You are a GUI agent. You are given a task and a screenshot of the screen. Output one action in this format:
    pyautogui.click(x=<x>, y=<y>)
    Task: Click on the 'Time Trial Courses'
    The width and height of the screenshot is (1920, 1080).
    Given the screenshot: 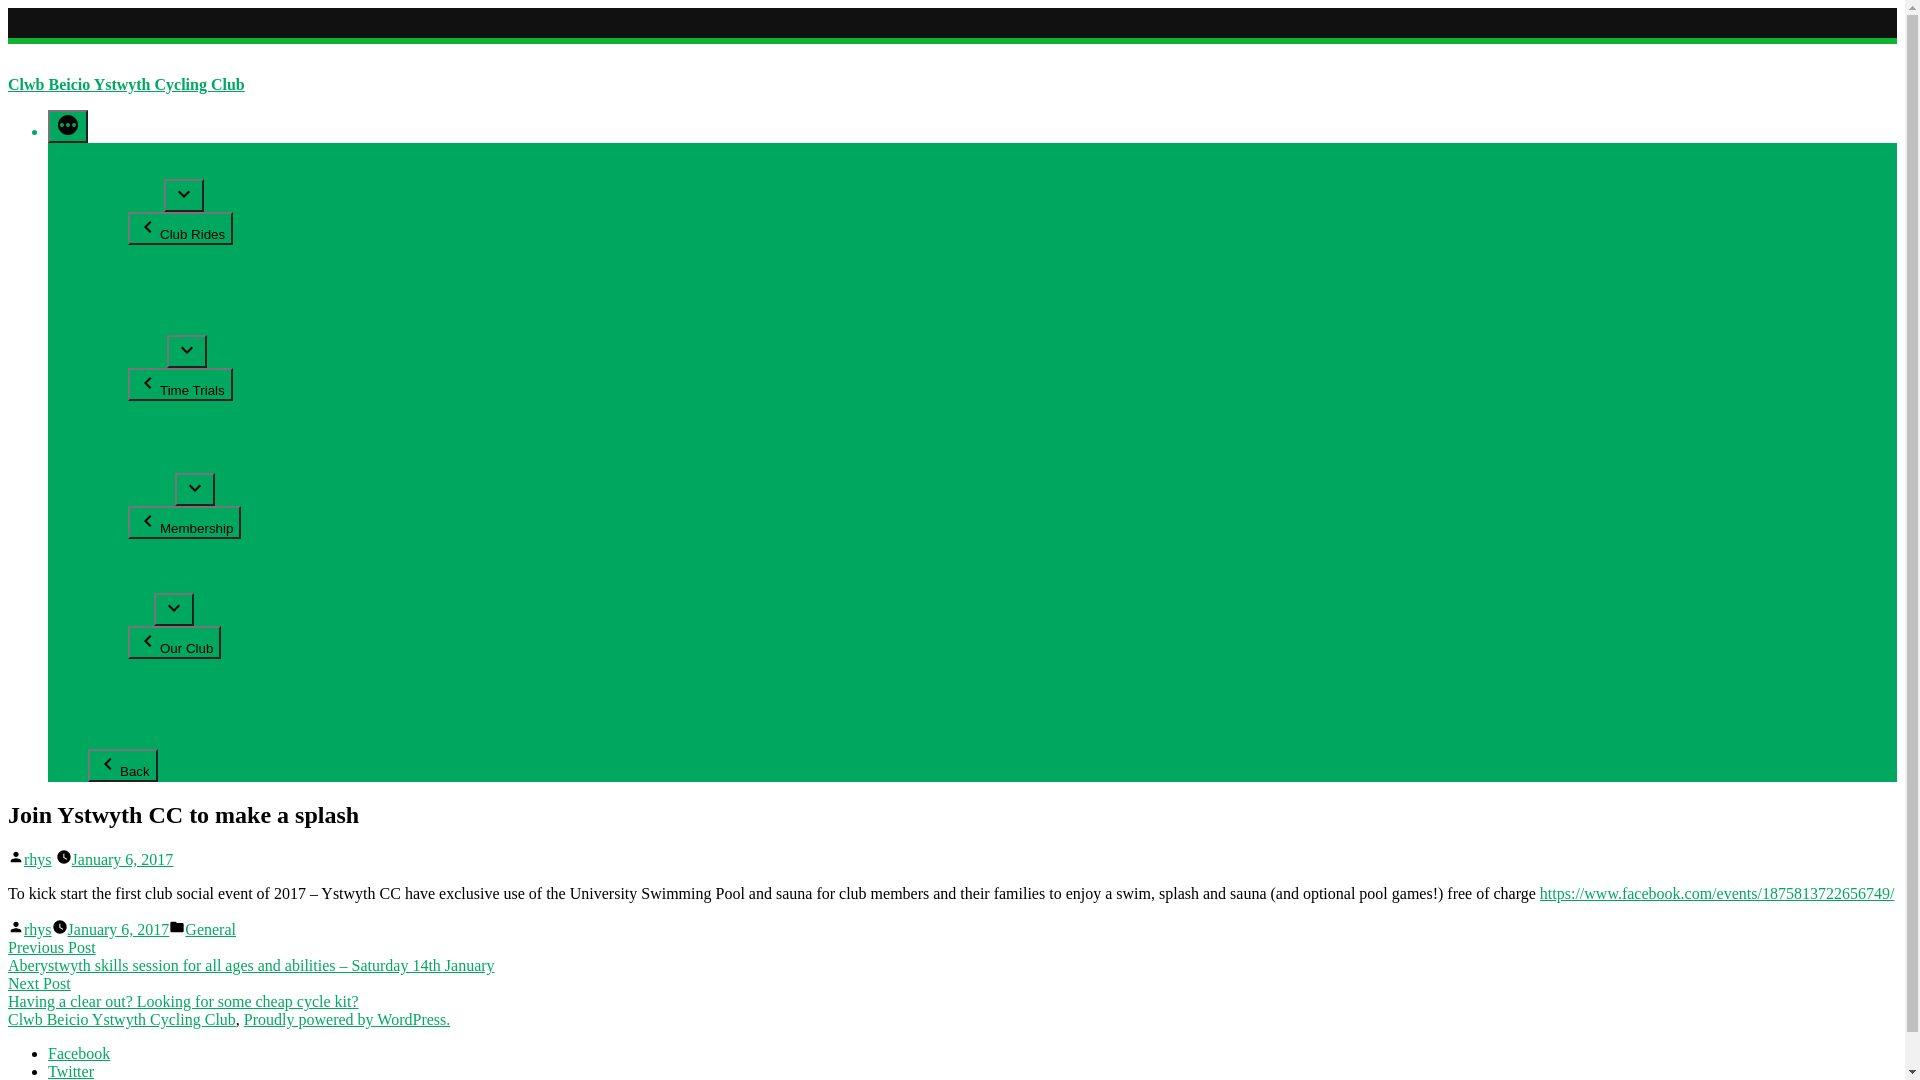 What is the action you would take?
    pyautogui.click(x=193, y=463)
    